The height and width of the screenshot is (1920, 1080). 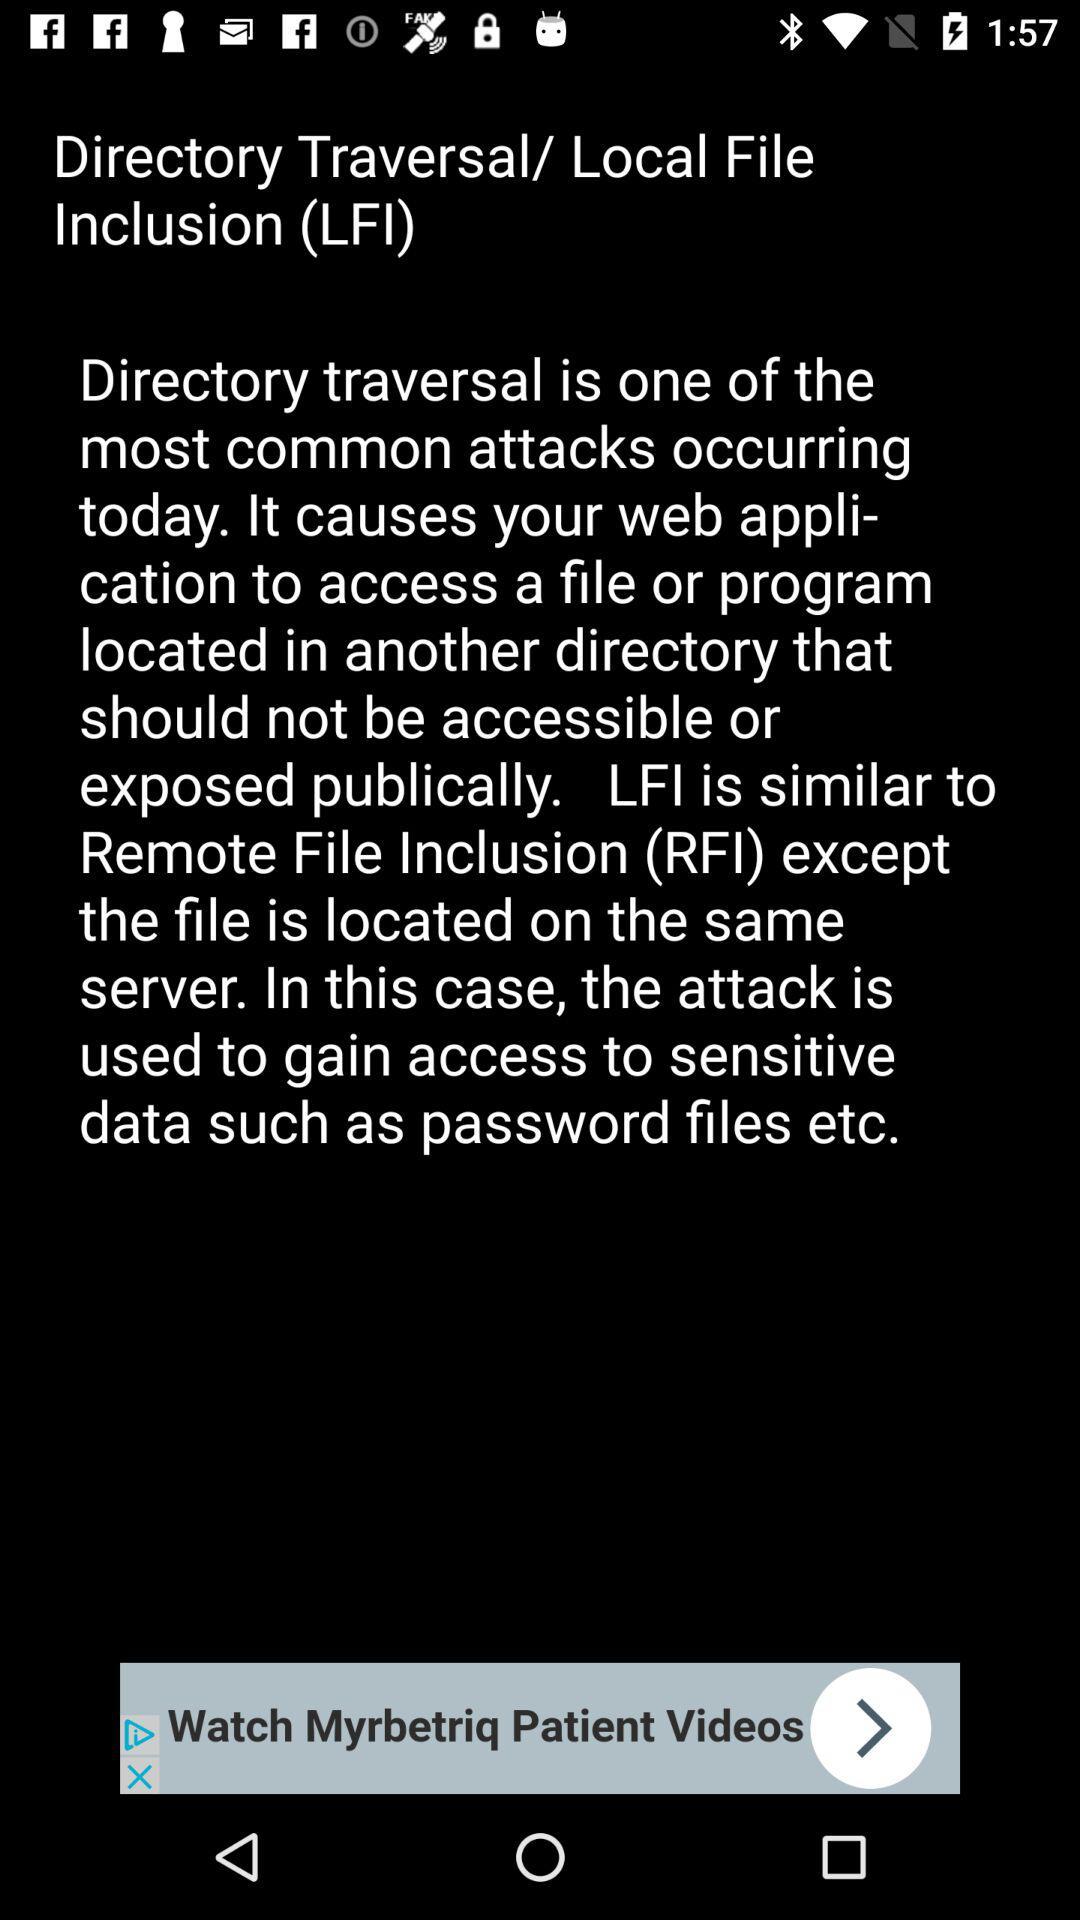 I want to click on open an advertisements, so click(x=540, y=1727).